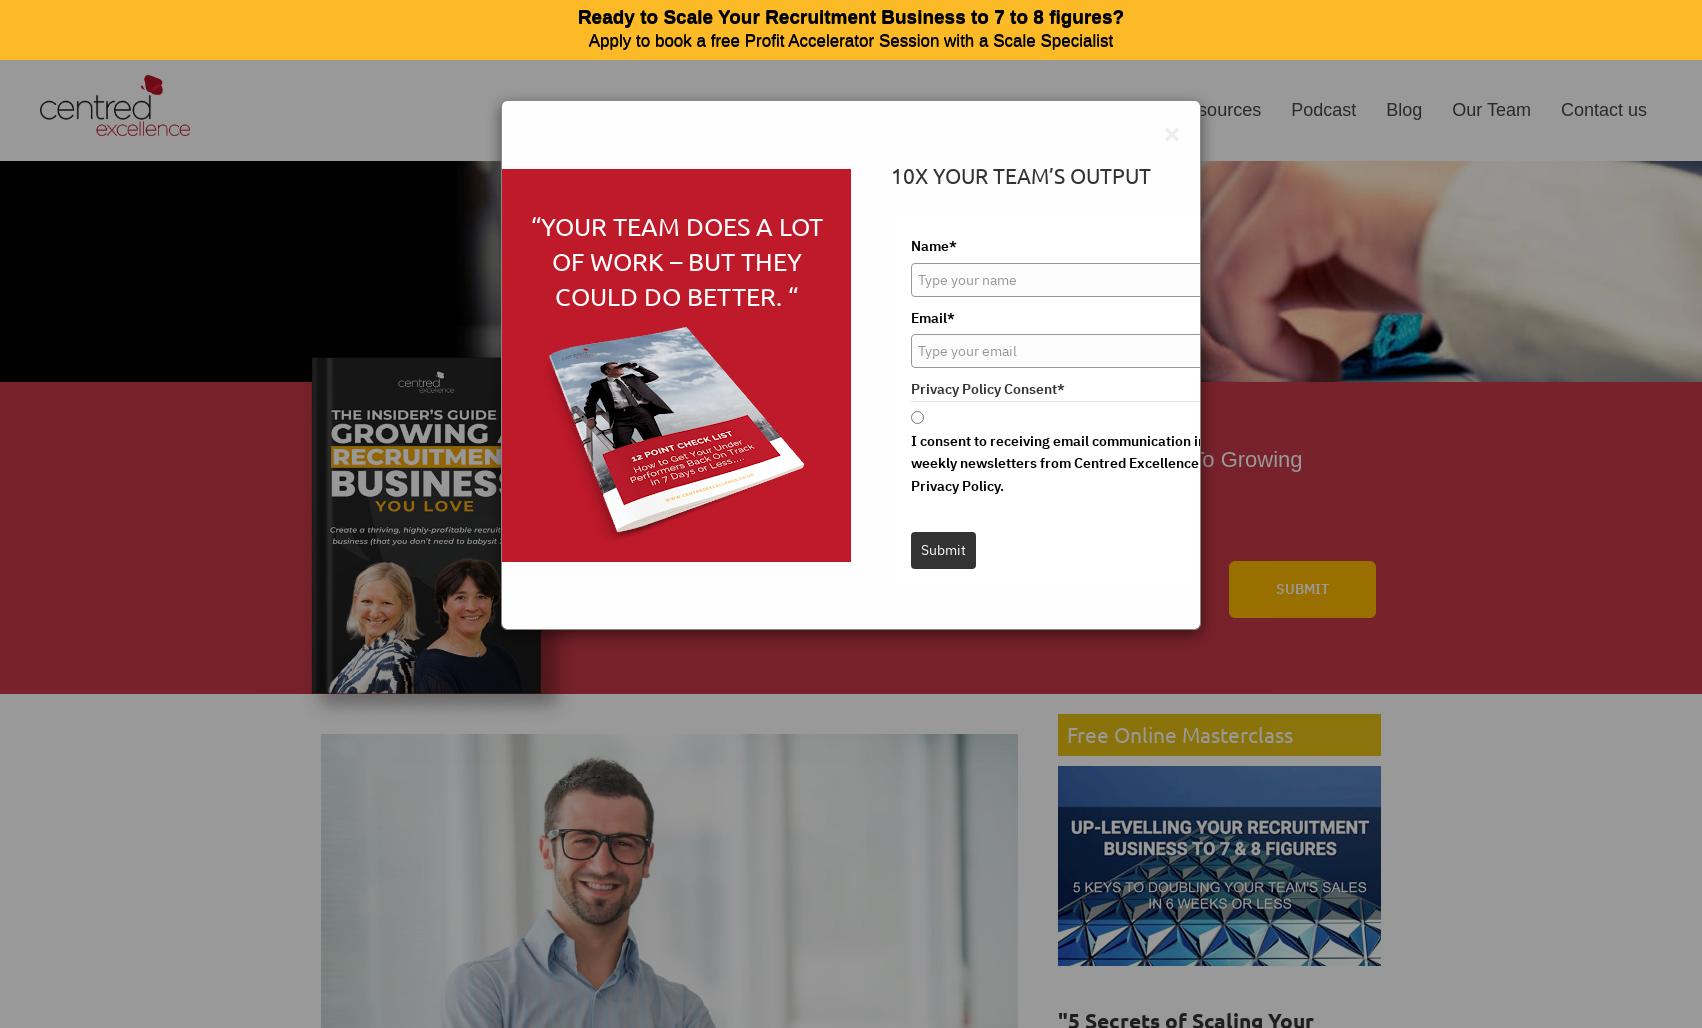  What do you see at coordinates (795, 108) in the screenshot?
I see `'Home'` at bounding box center [795, 108].